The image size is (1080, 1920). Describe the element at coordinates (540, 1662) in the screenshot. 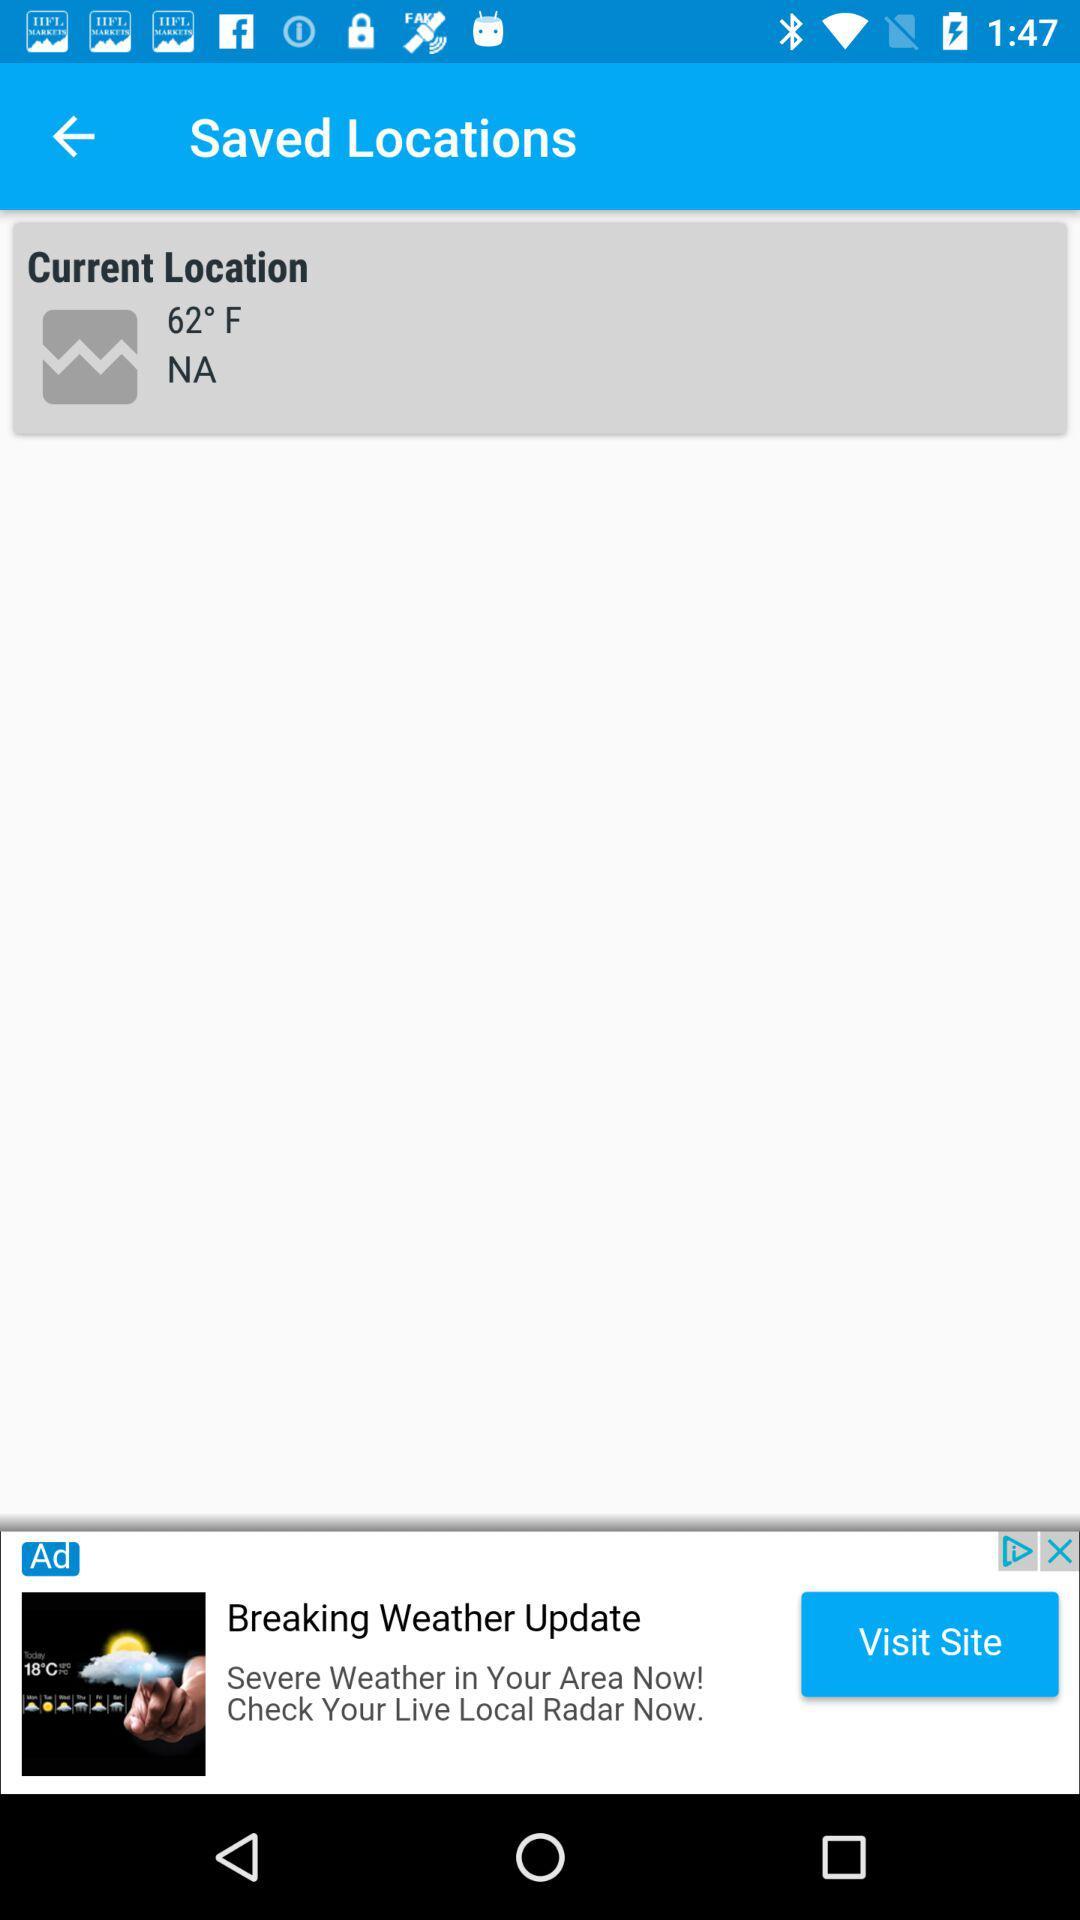

I see `advertisement` at that location.